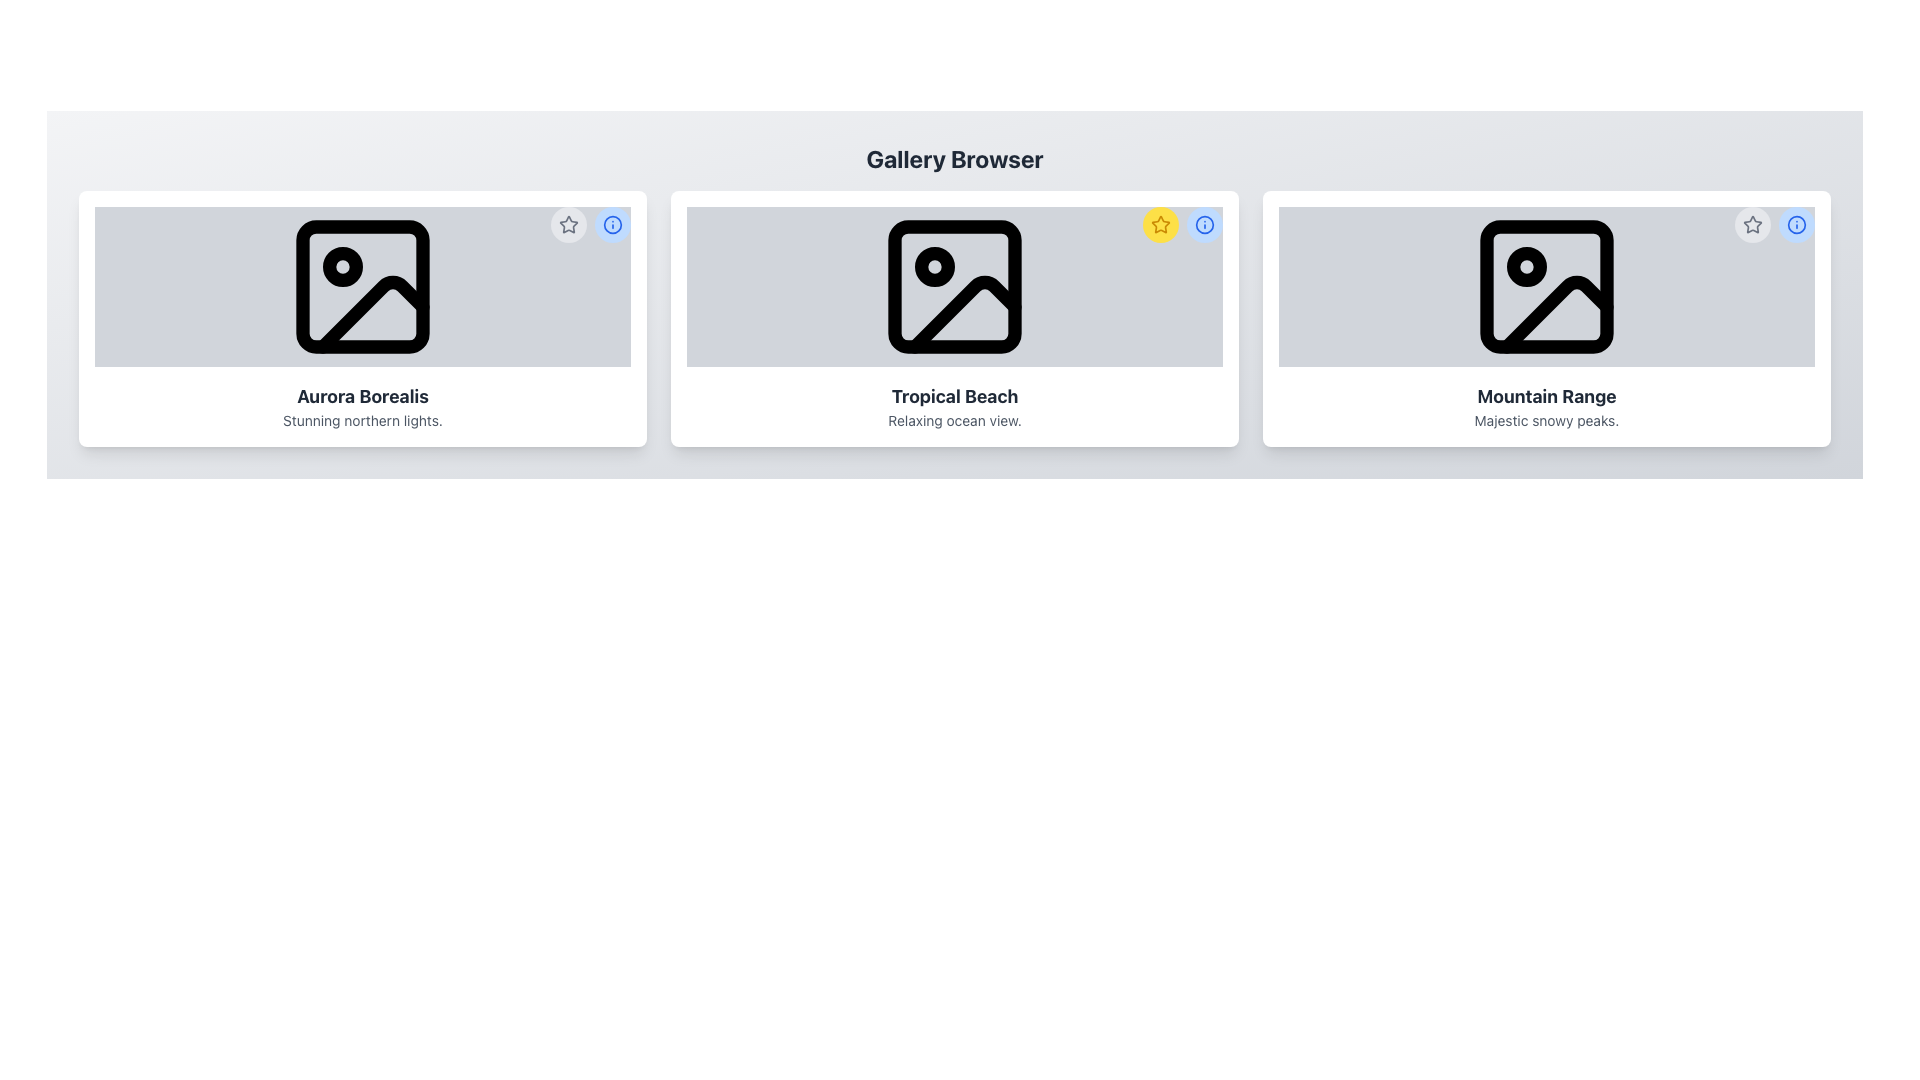  What do you see at coordinates (1796, 224) in the screenshot?
I see `the circular blue SVG icon located in the top-right region of the third image card under the heading 'Mountain Range.'` at bounding box center [1796, 224].